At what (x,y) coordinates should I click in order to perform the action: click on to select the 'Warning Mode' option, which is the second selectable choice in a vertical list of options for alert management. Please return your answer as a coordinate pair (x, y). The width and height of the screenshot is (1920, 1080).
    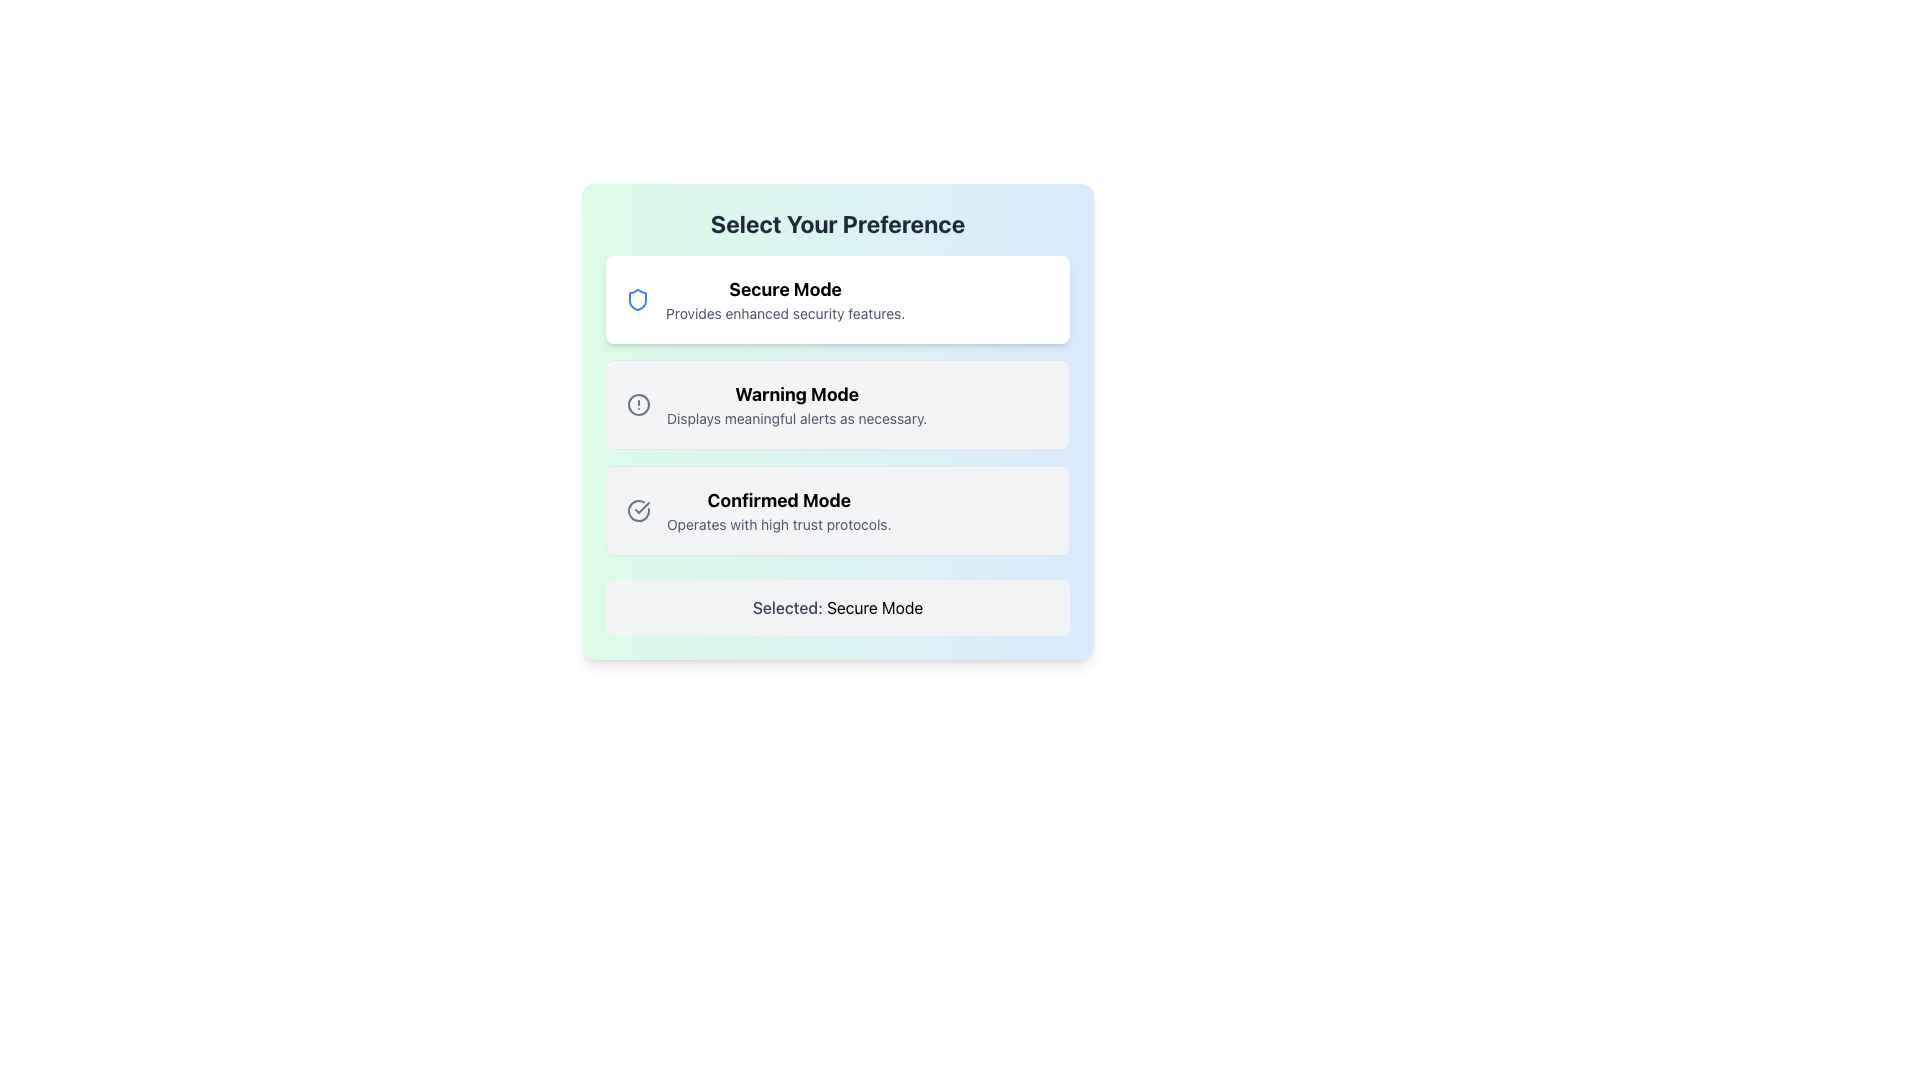
    Looking at the image, I should click on (838, 405).